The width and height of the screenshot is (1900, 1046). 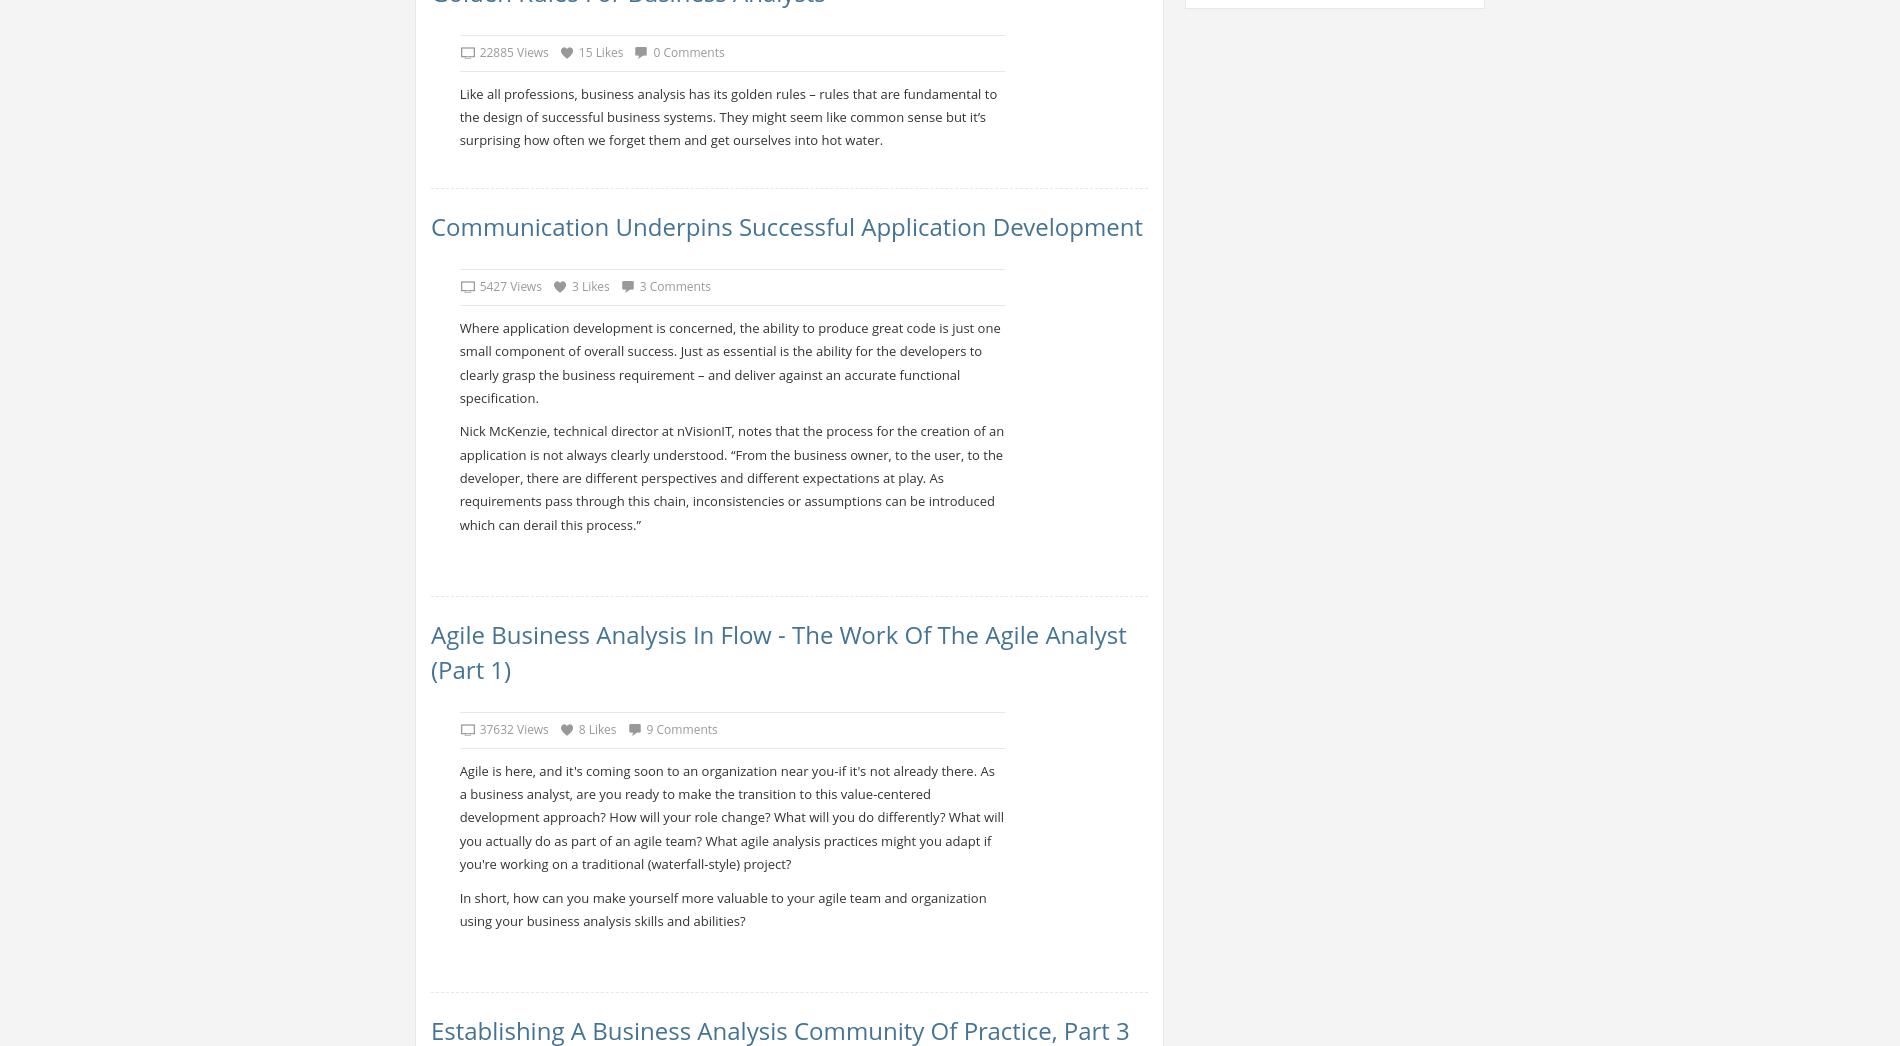 I want to click on '3 Comments', so click(x=674, y=286).